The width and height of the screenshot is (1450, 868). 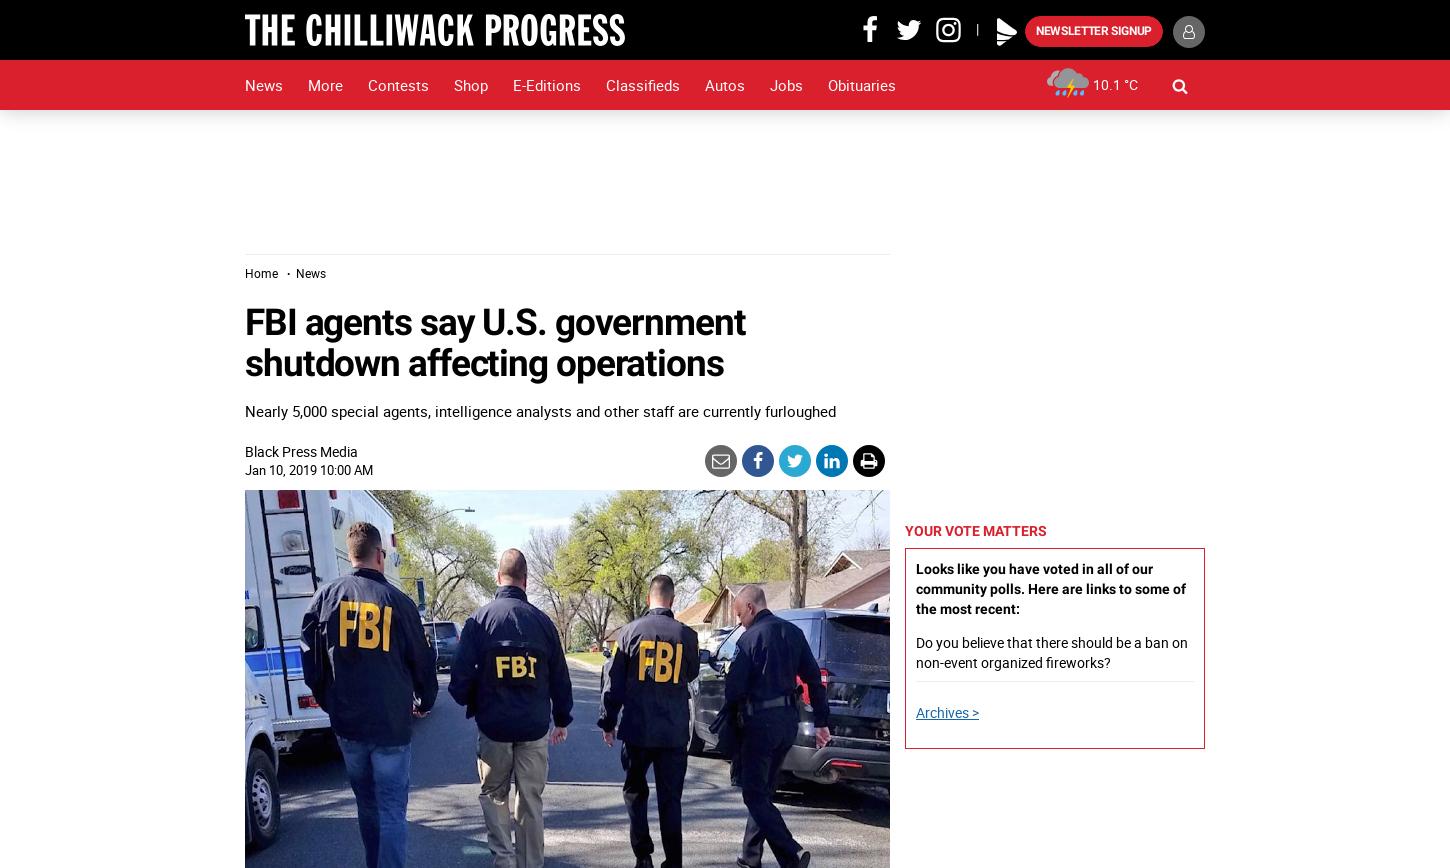 I want to click on 'Looks like you have voted in all of our community polls. Here are links to some of the most recent:', so click(x=914, y=589).